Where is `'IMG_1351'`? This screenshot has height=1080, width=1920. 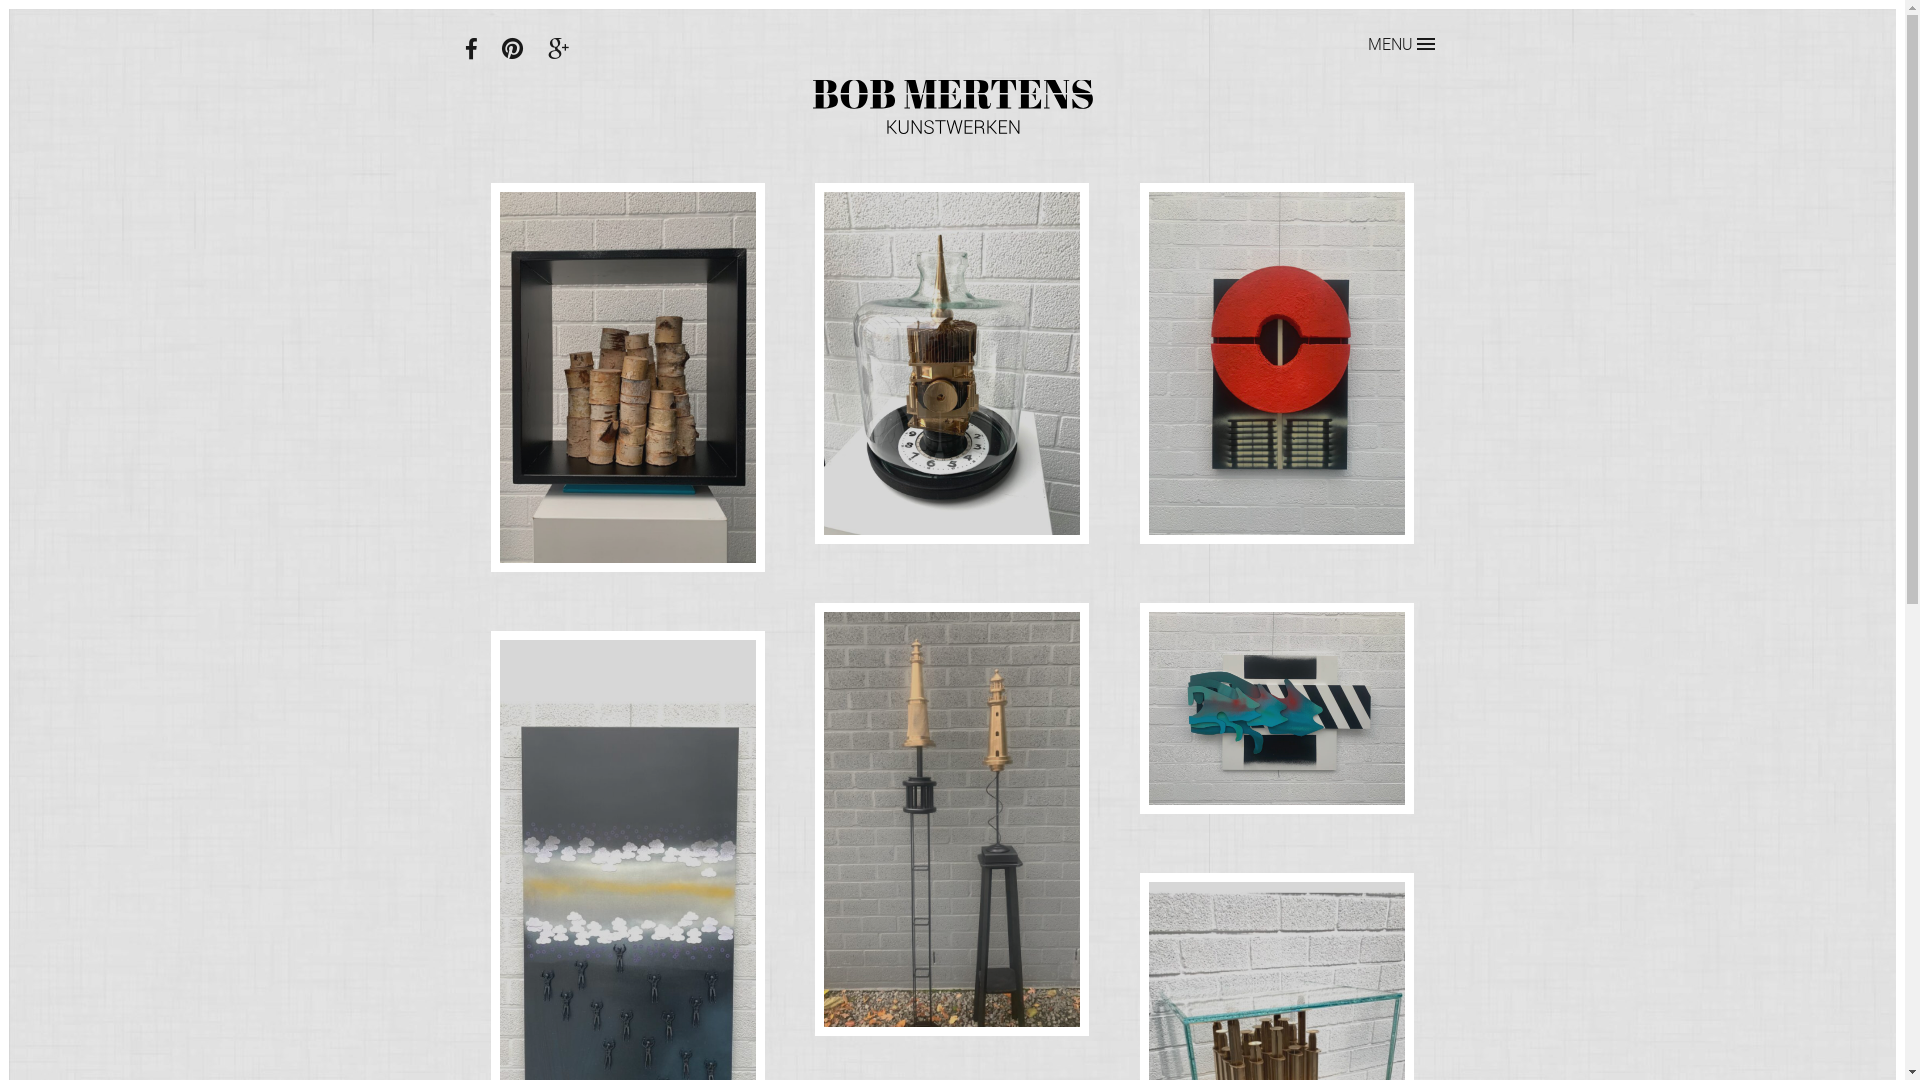 'IMG_1351' is located at coordinates (1275, 707).